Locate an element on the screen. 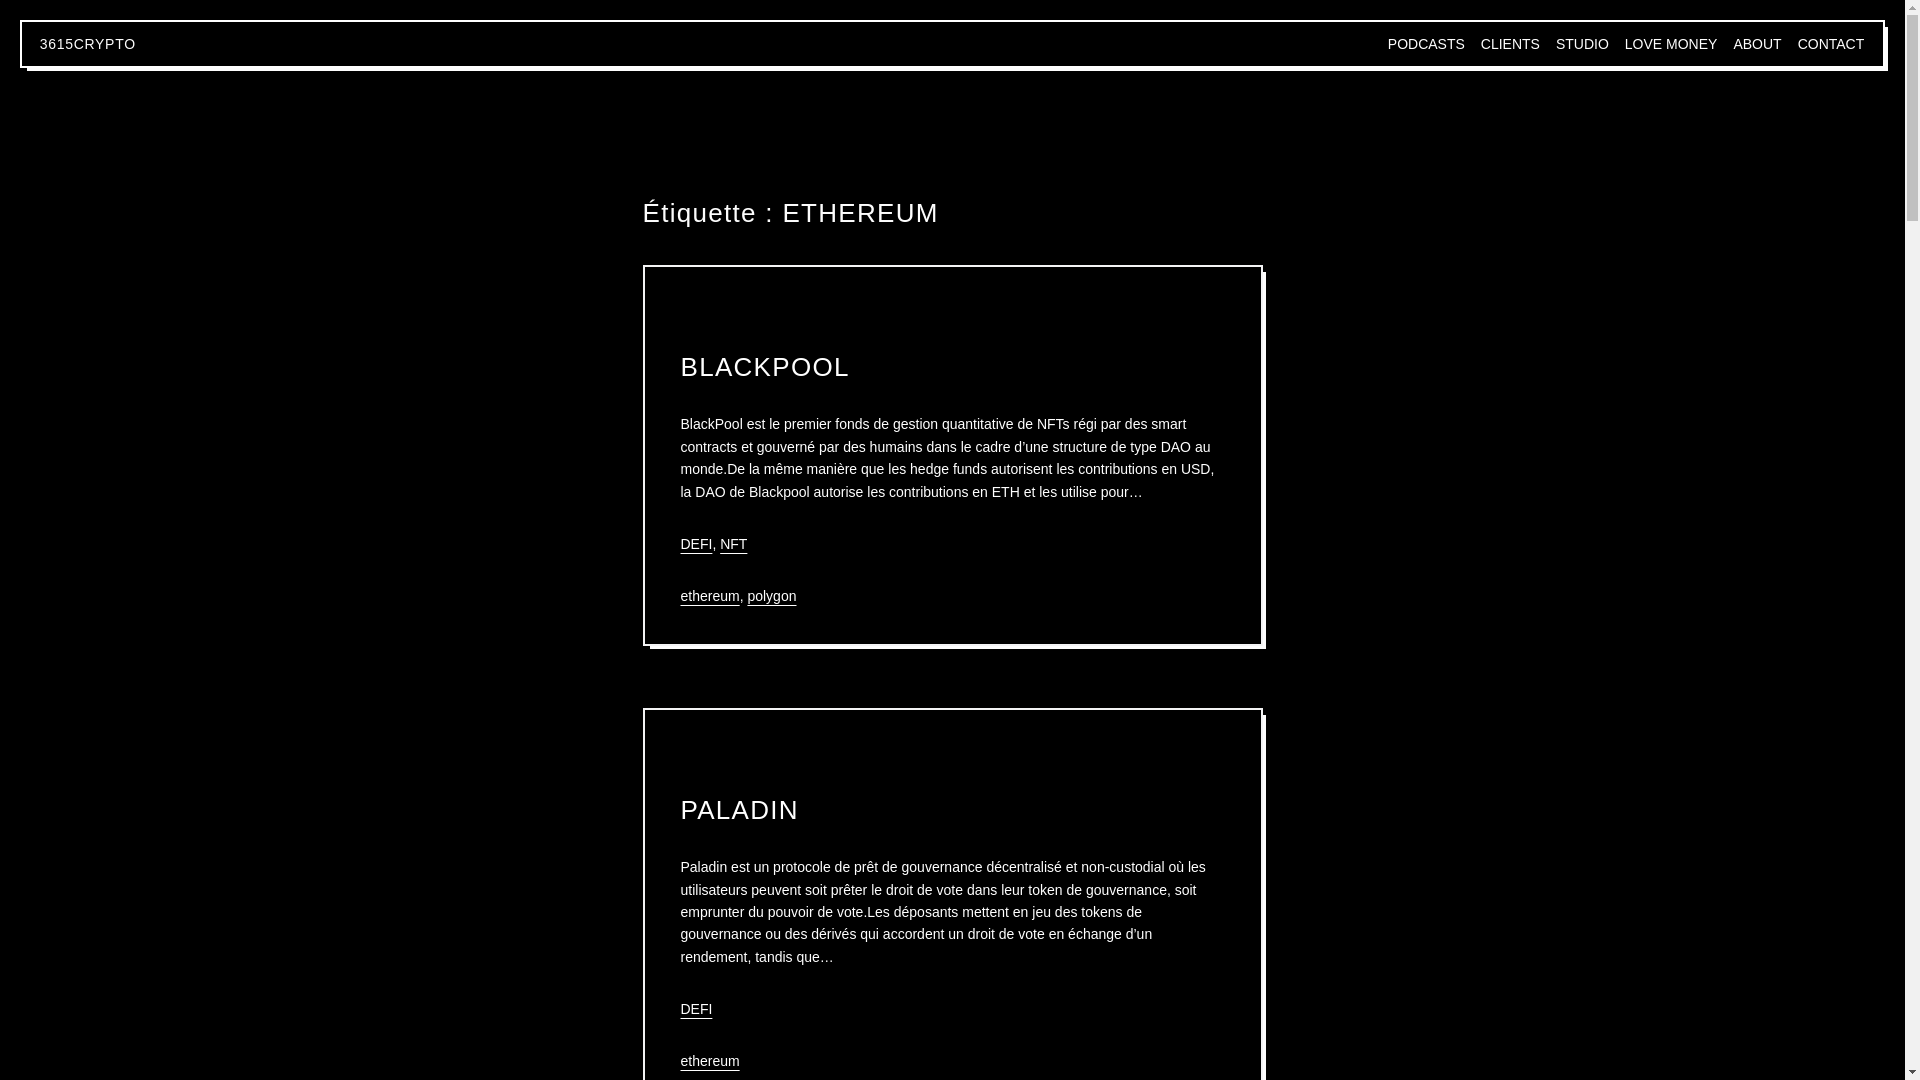 The width and height of the screenshot is (1920, 1080). 'NFT' is located at coordinates (732, 543).